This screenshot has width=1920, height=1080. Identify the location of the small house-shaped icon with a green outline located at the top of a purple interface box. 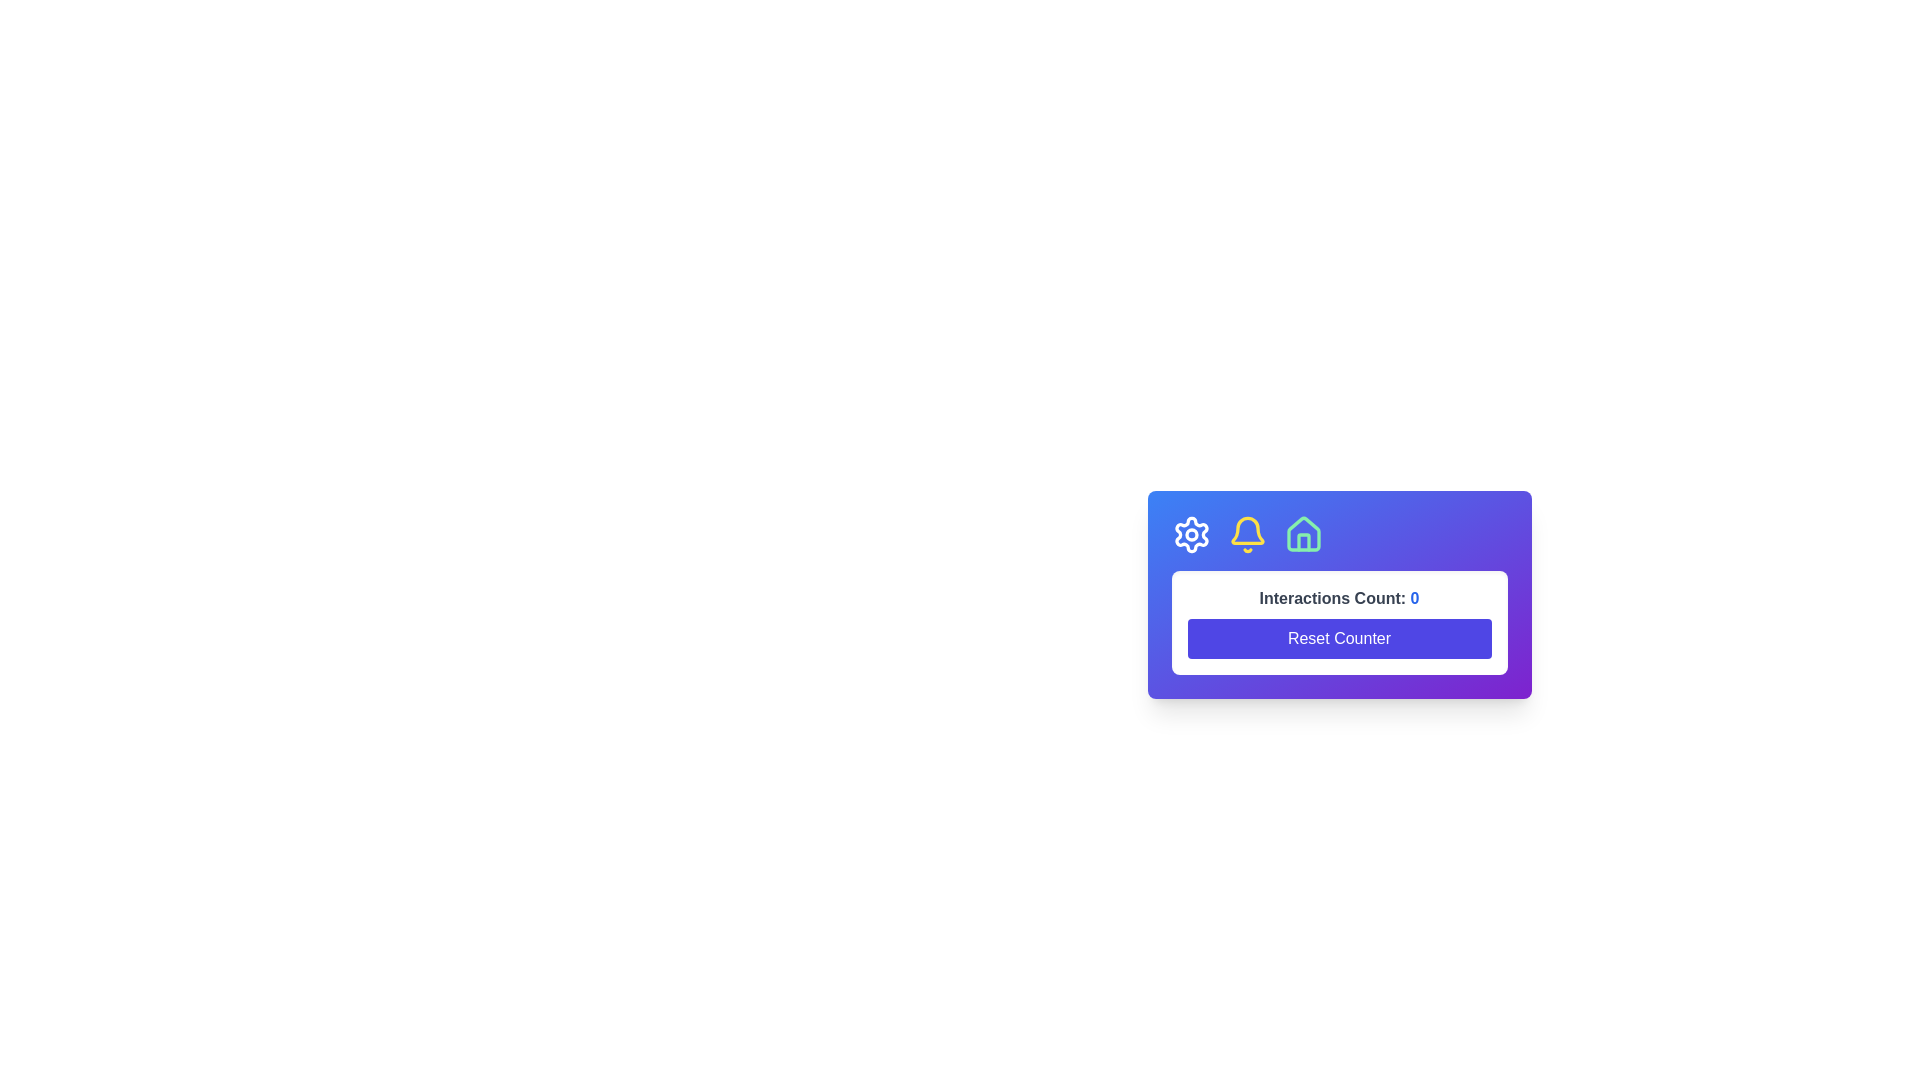
(1303, 534).